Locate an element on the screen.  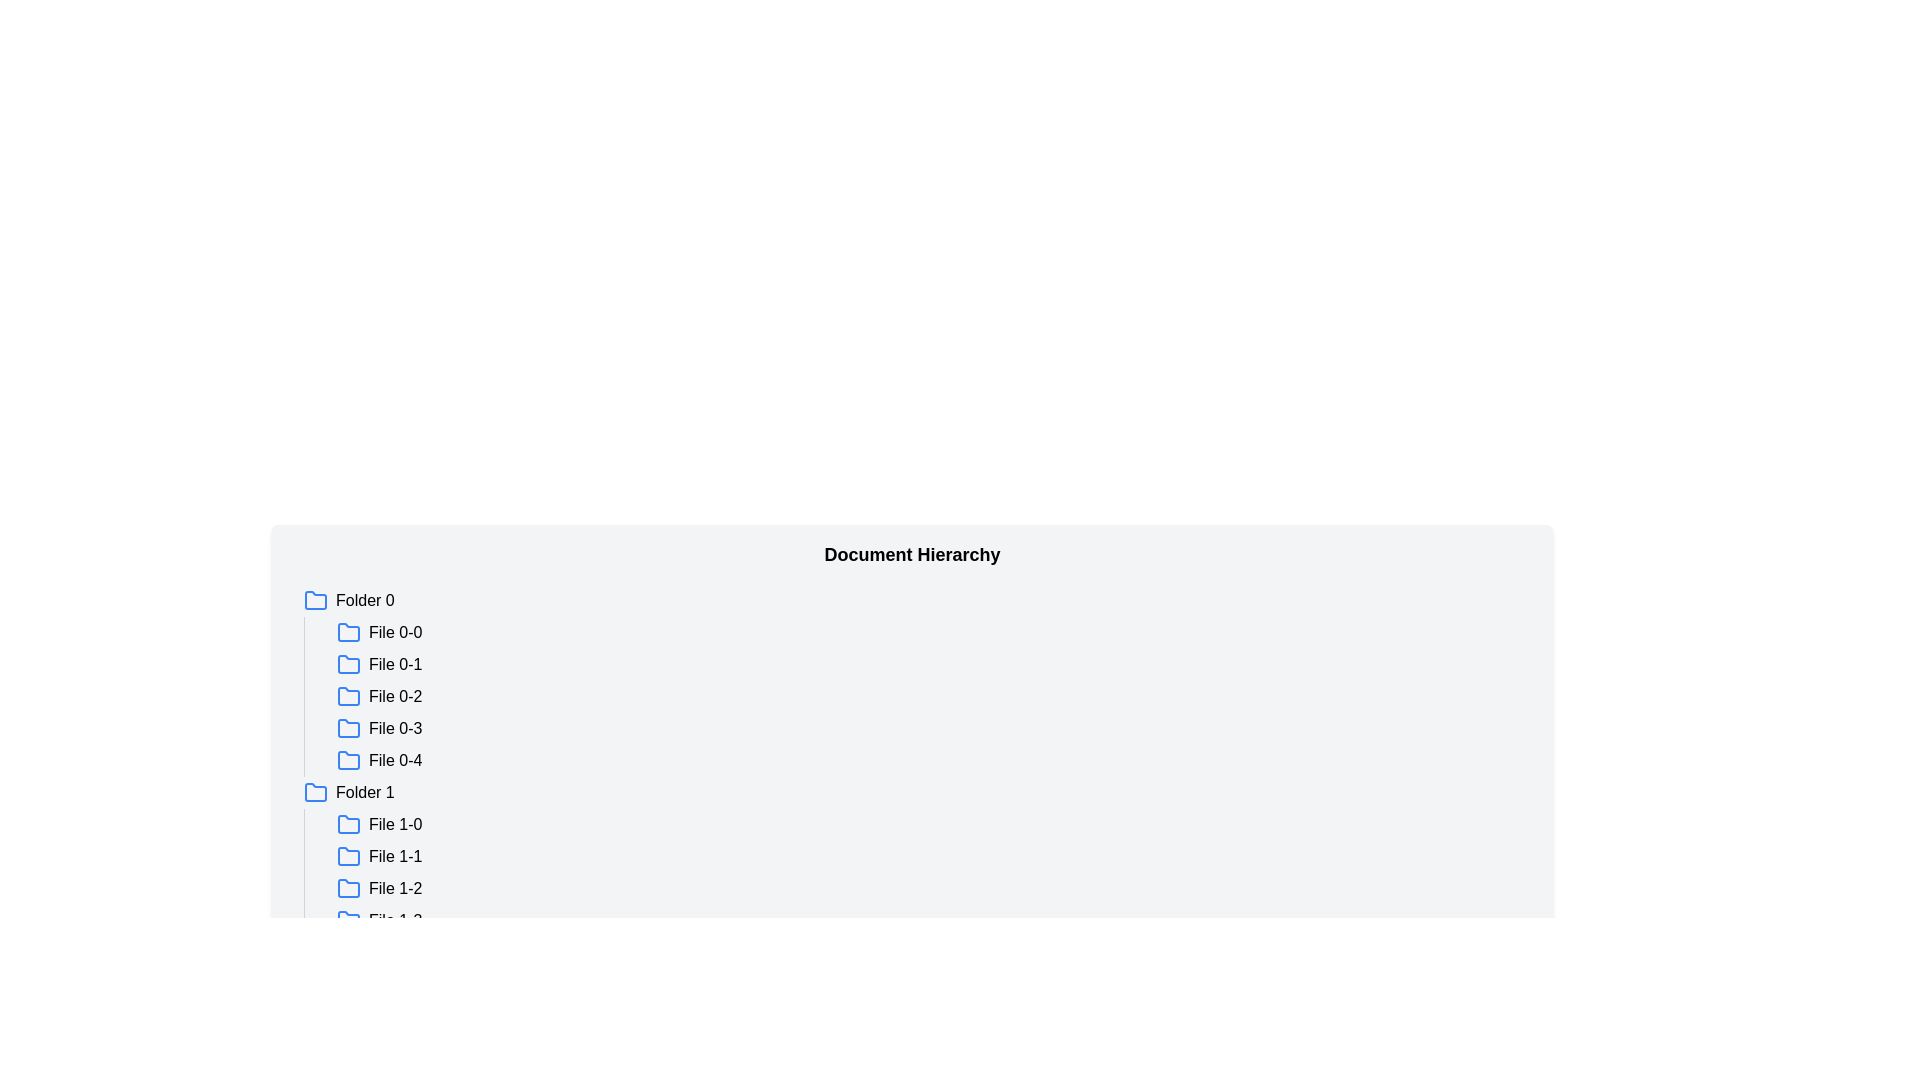
the fourth folder icon with a blue outline located in the 'Folder 1' category alongside the label 'File 1-3' is located at coordinates (349, 920).